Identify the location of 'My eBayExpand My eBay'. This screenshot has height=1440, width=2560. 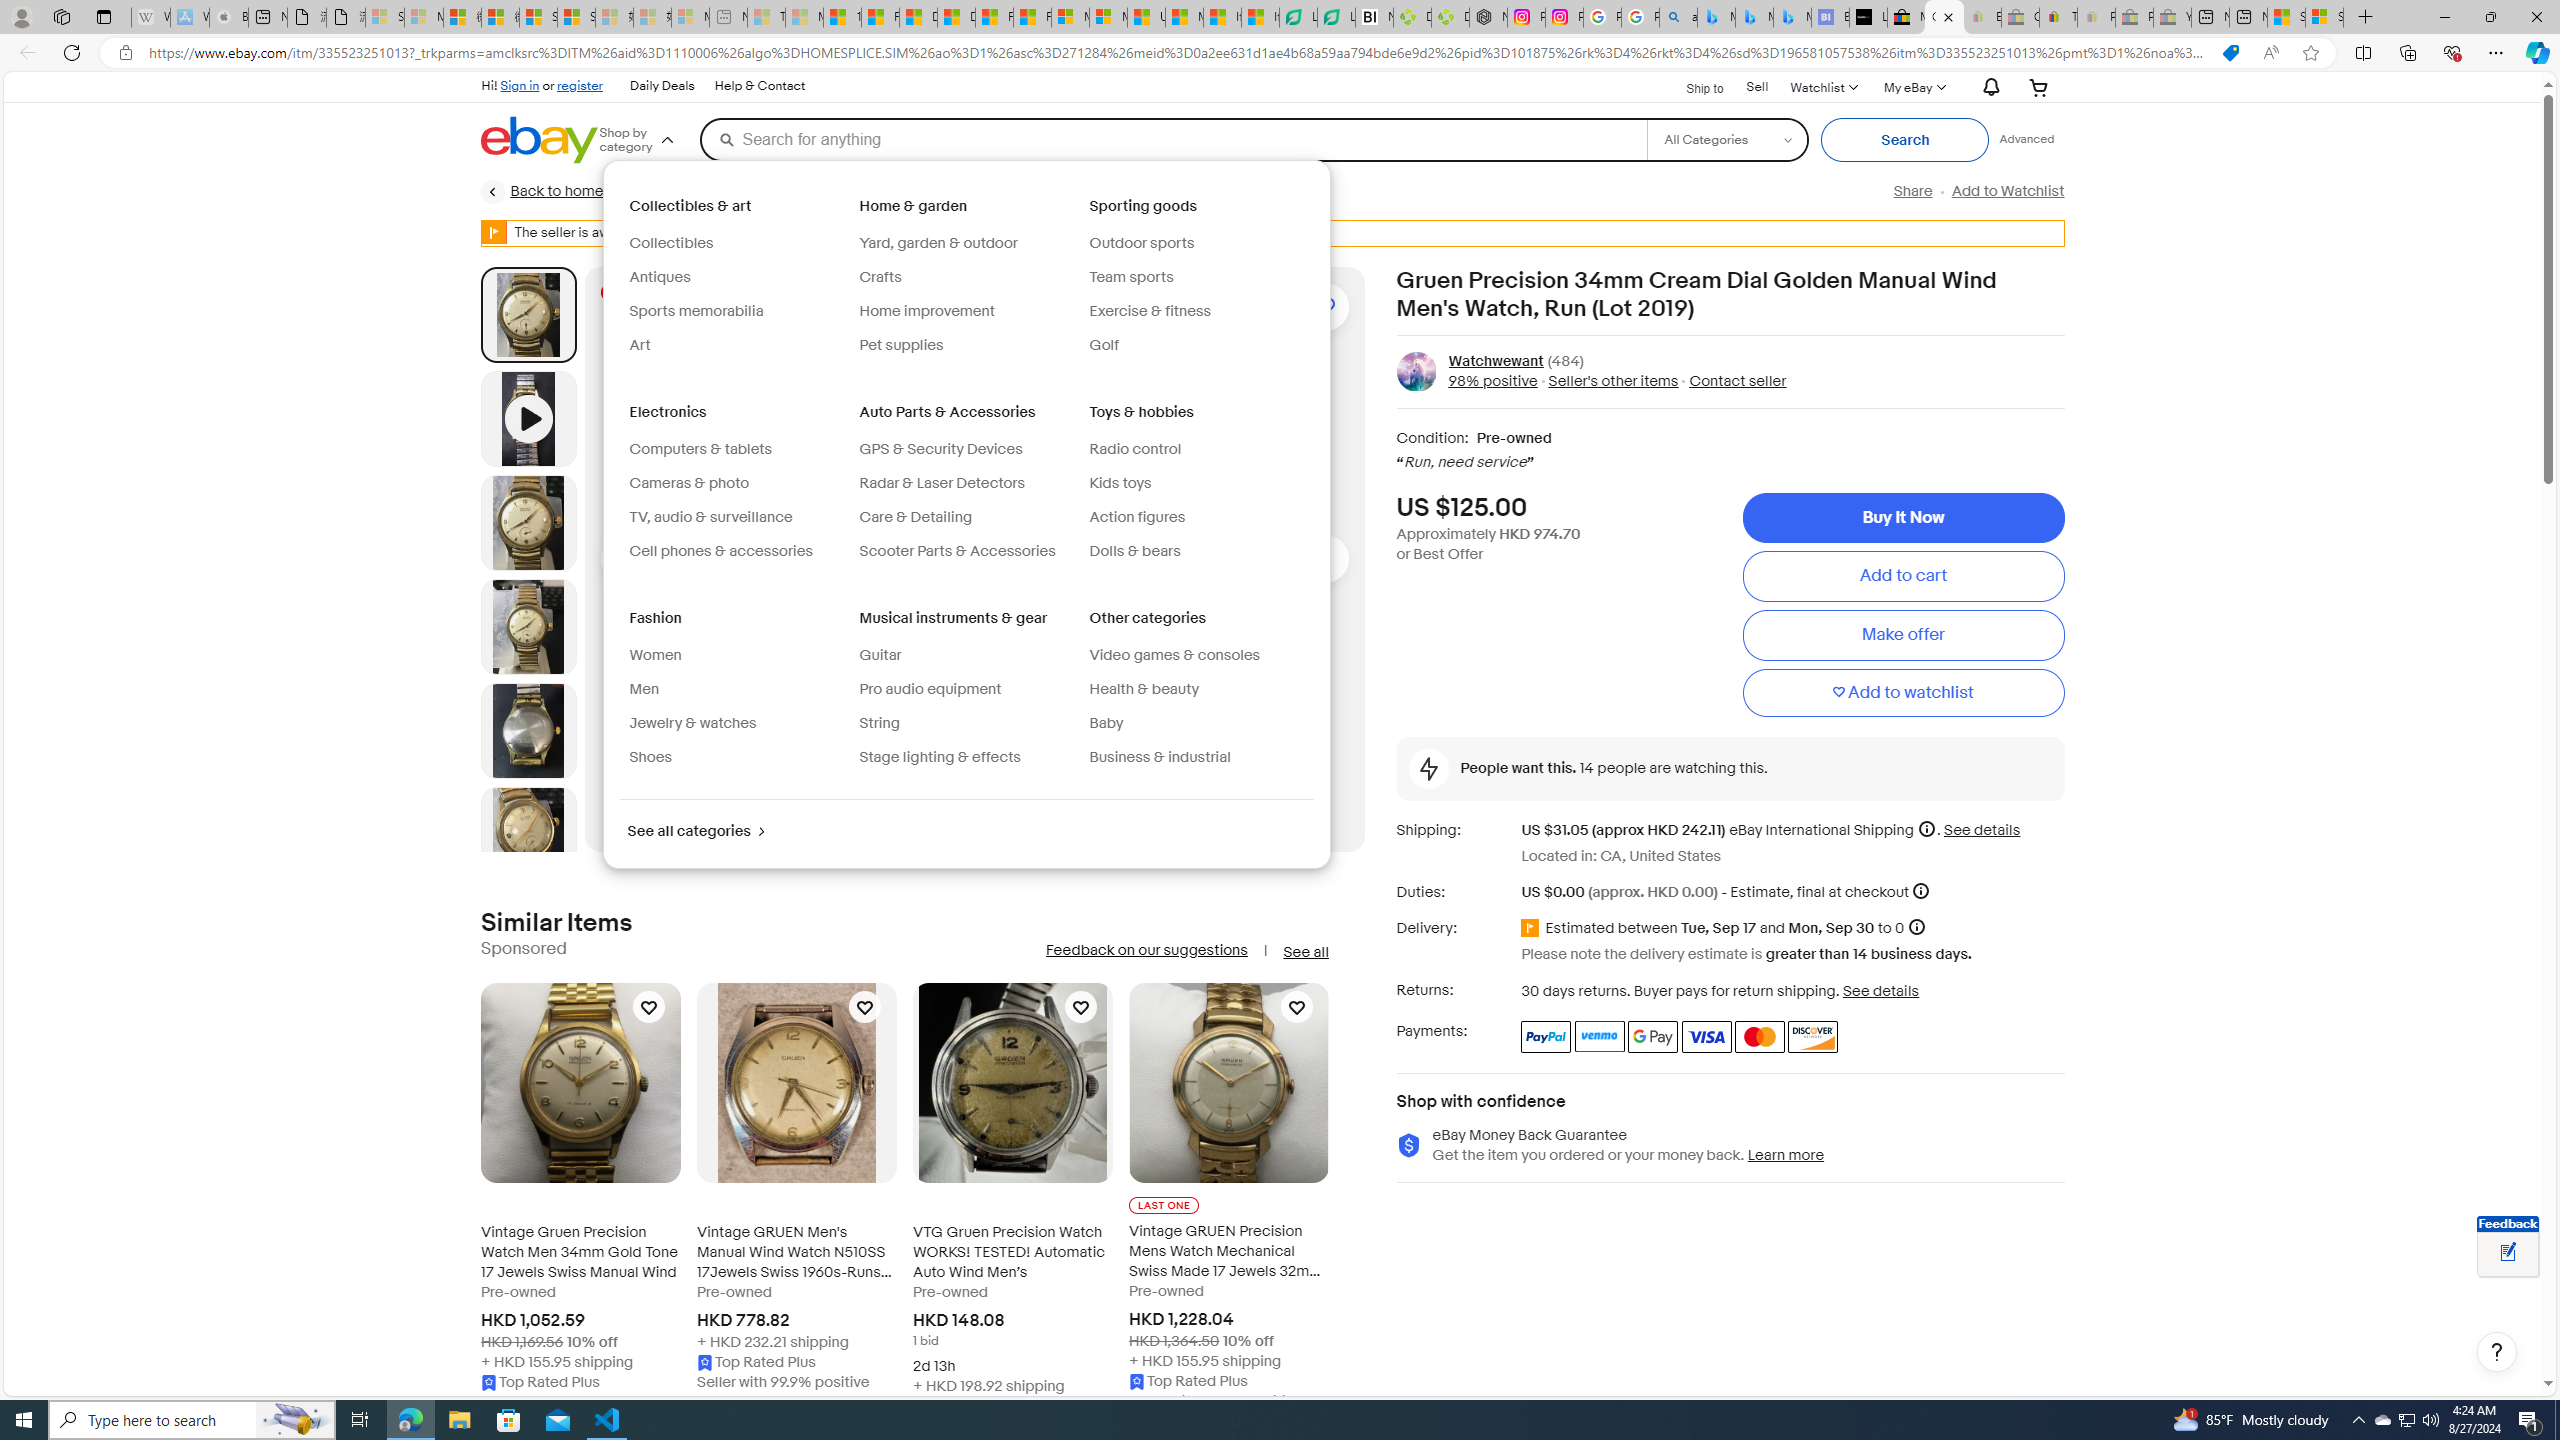
(1912, 87).